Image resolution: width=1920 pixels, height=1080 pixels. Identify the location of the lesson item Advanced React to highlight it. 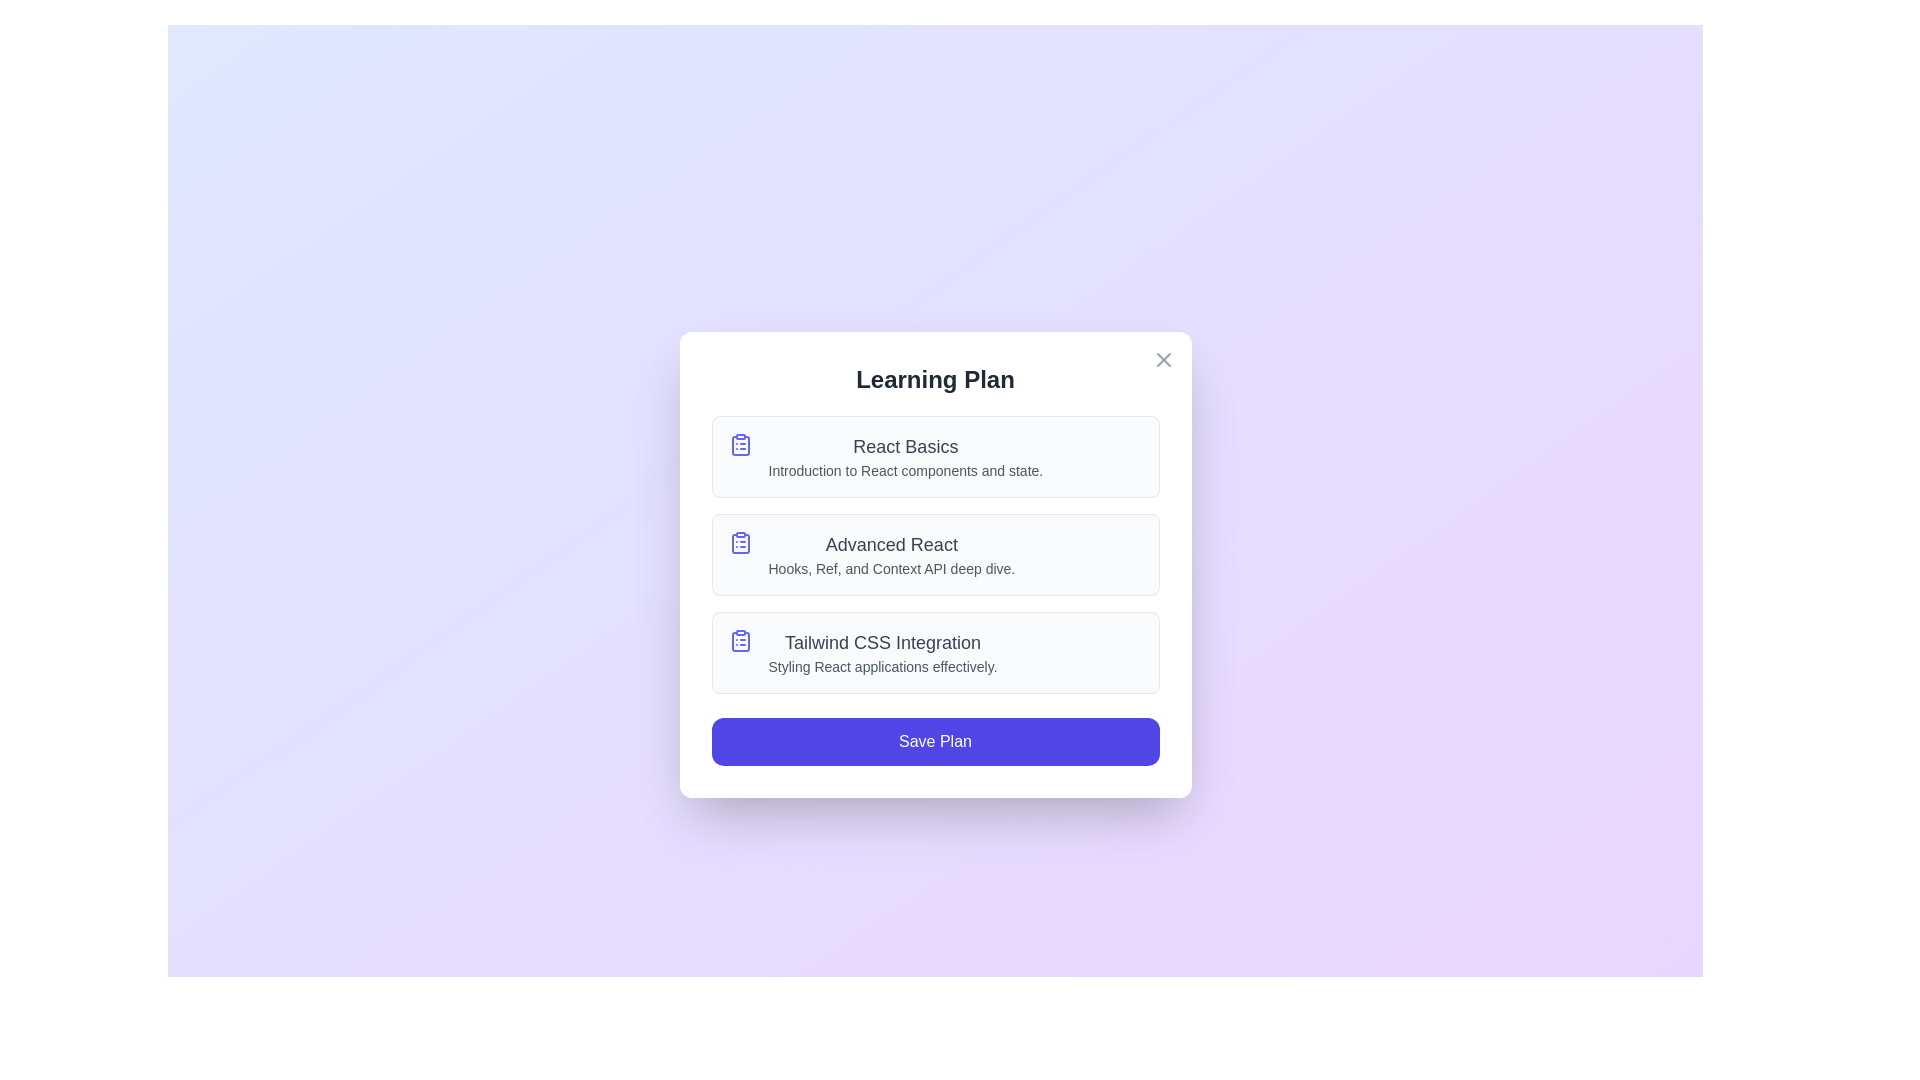
(934, 555).